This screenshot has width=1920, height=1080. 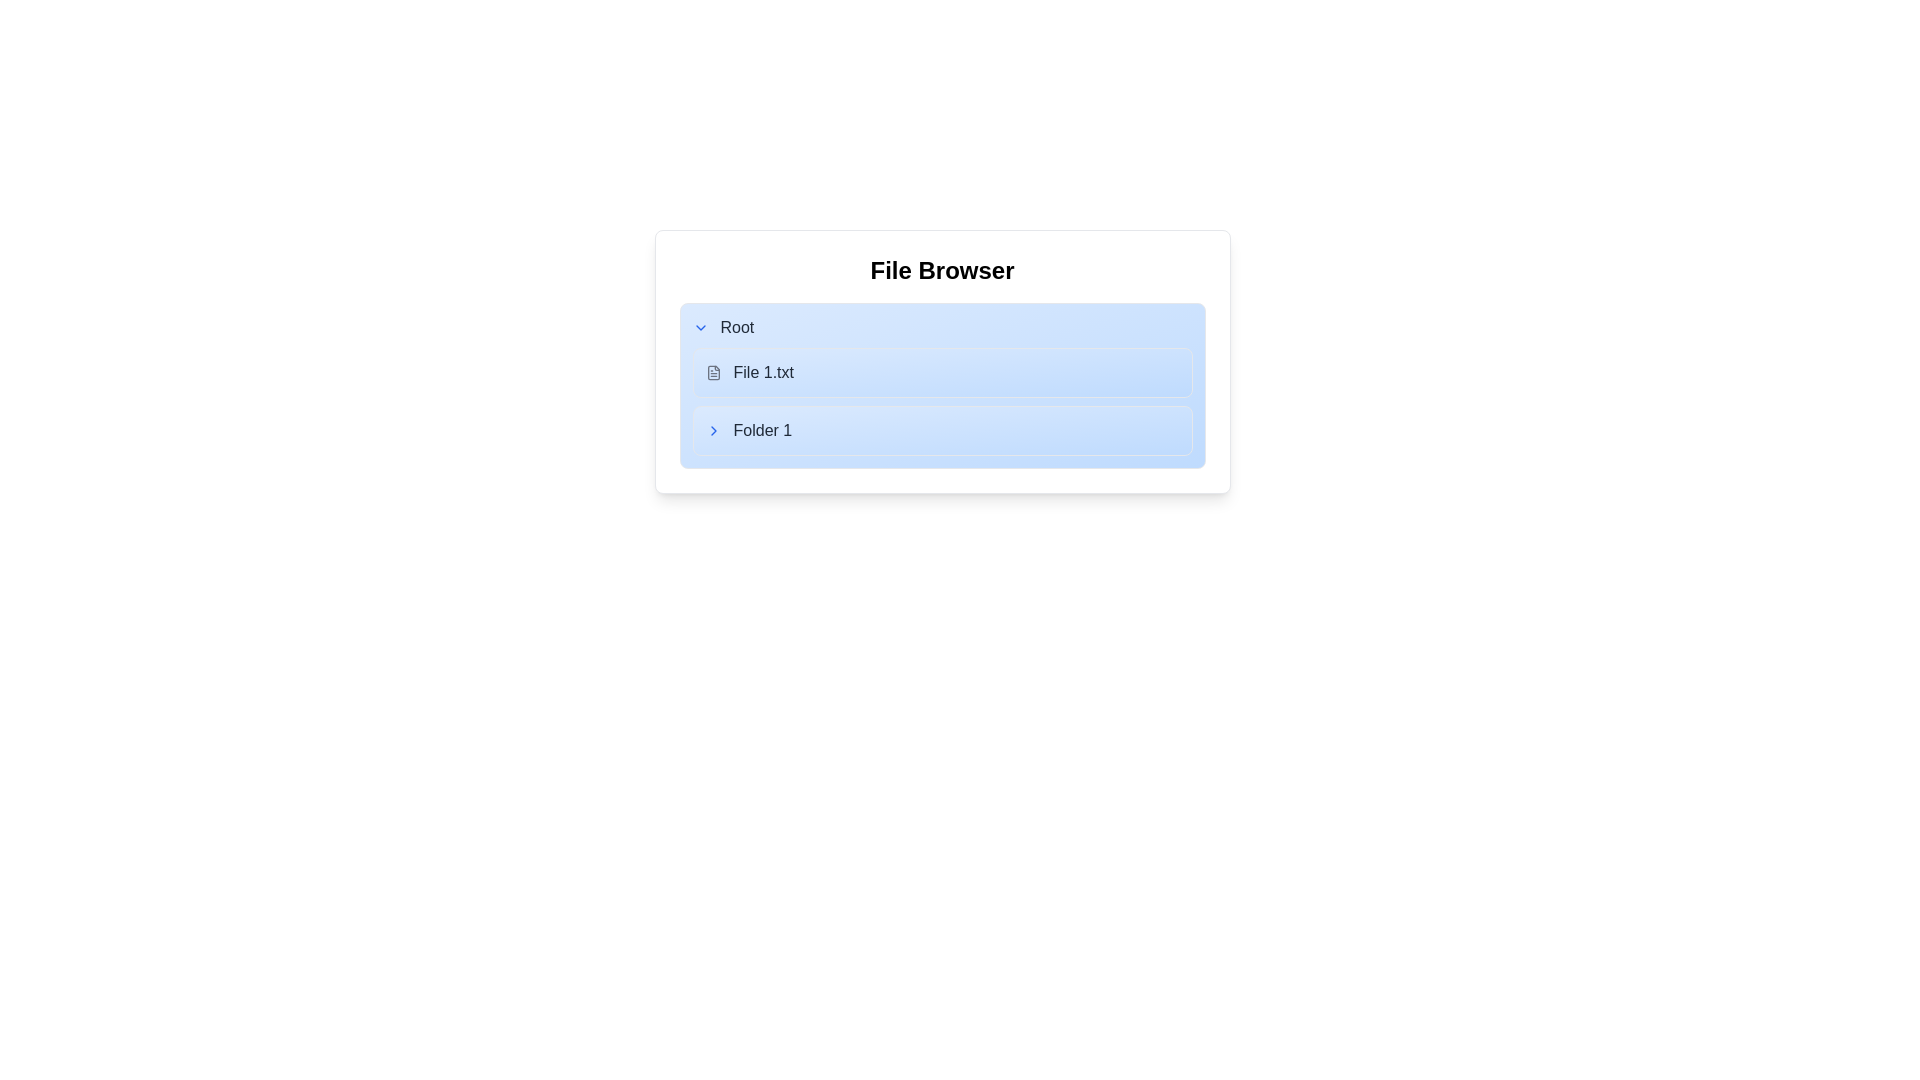 What do you see at coordinates (713, 373) in the screenshot?
I see `the file icon representing 'File 1.txt' in the file browsing interface, which is located under the 'Root' directory and just before 'Folder 1'` at bounding box center [713, 373].